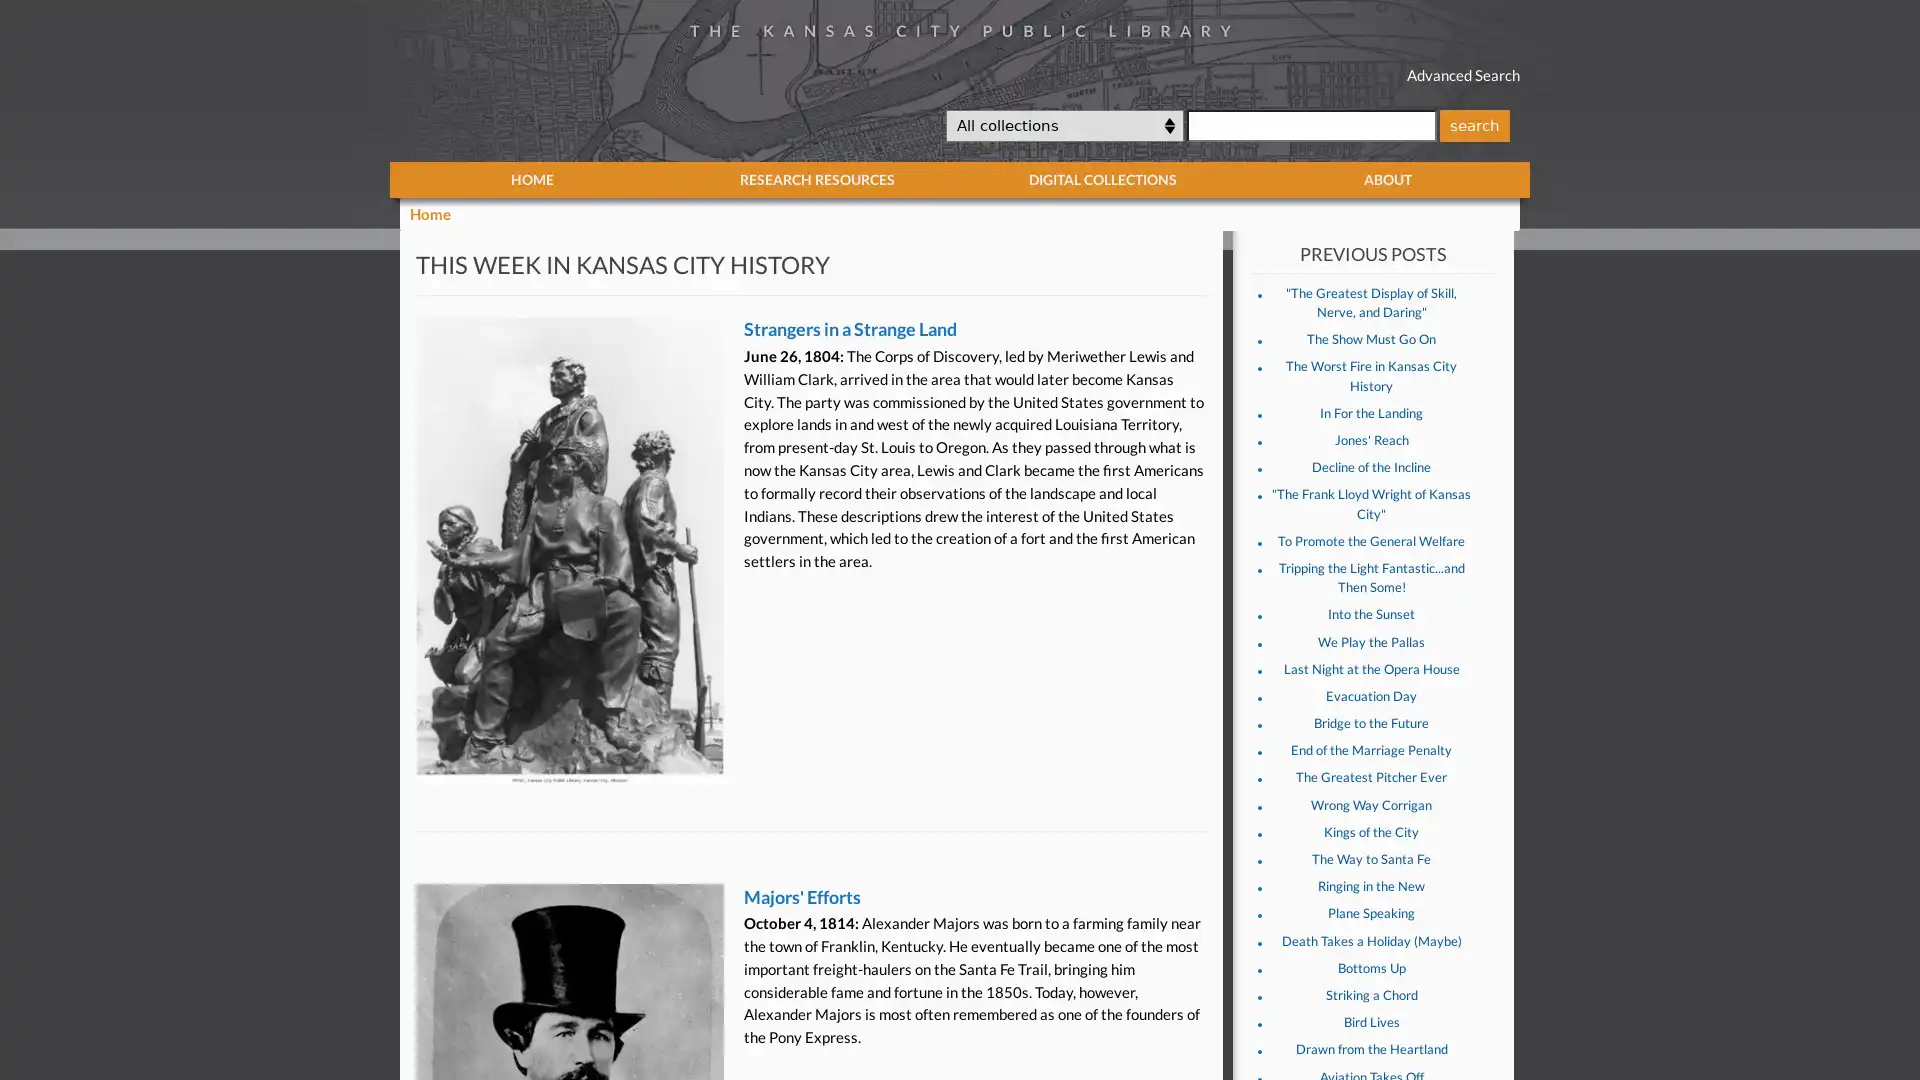  What do you see at coordinates (1473, 124) in the screenshot?
I see `search` at bounding box center [1473, 124].